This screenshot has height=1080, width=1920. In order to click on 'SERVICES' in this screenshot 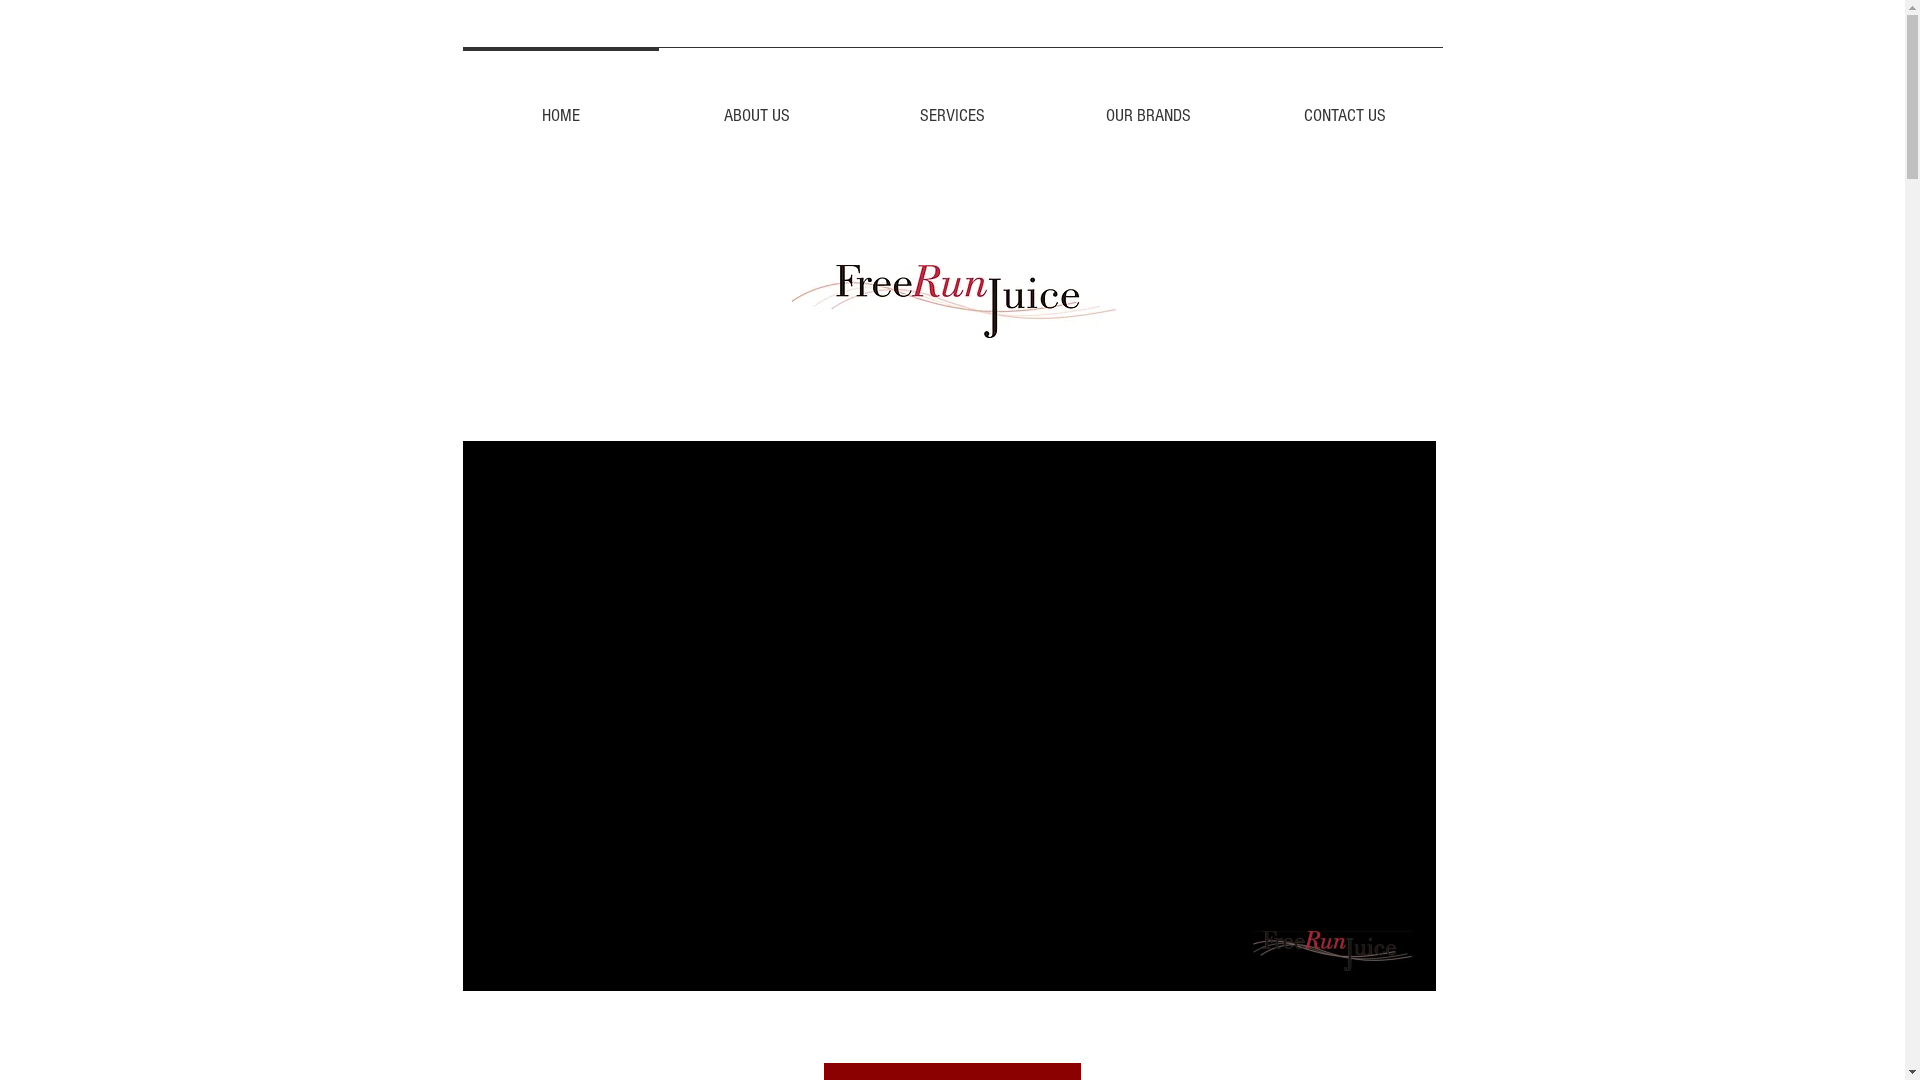, I will do `click(950, 107)`.